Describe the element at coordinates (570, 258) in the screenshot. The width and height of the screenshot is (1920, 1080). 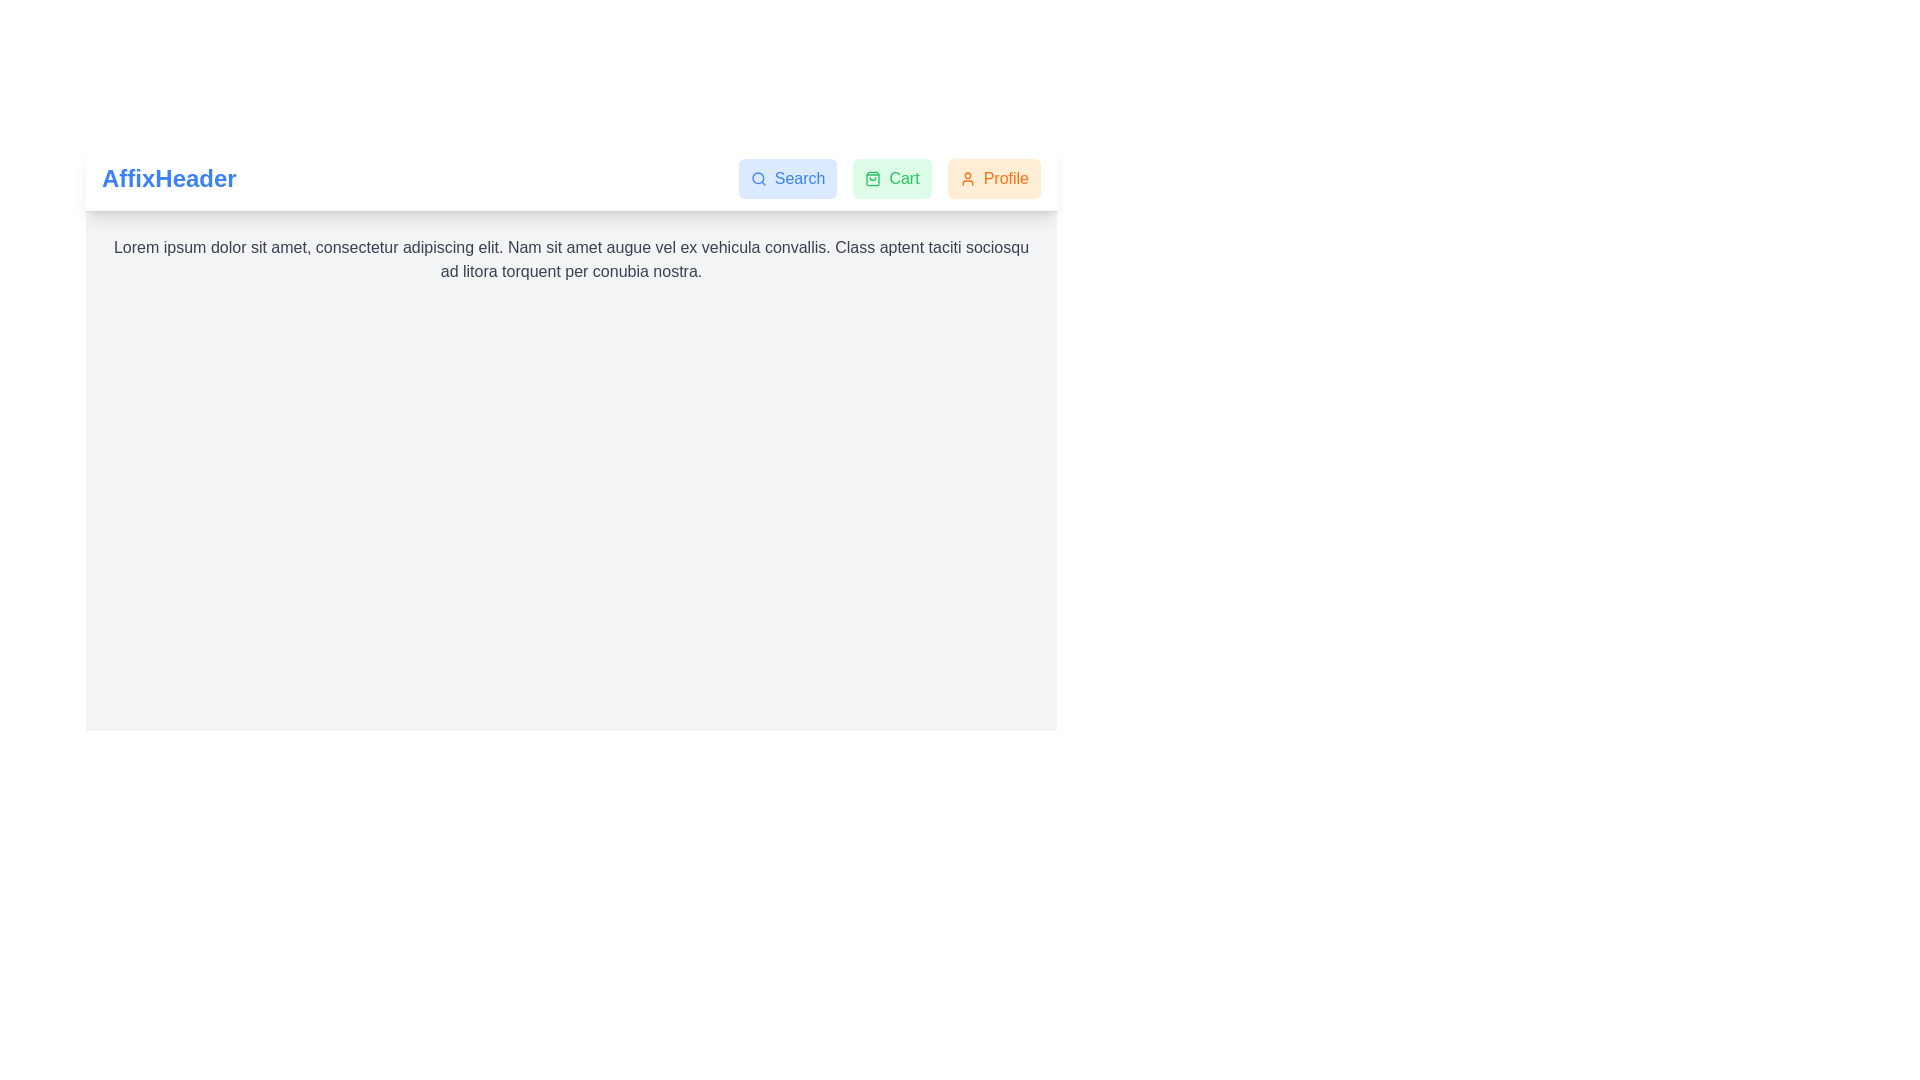
I see `the paragraph text block with dark gray font color that displays 'Lorem ipsum dolor sit amet, consectetur adipiscing elit. Nam sit amet augue vel ex vehicula convallis. Class aptent taciti sociosqu ad litora torquent per conubia nostra.'` at that location.